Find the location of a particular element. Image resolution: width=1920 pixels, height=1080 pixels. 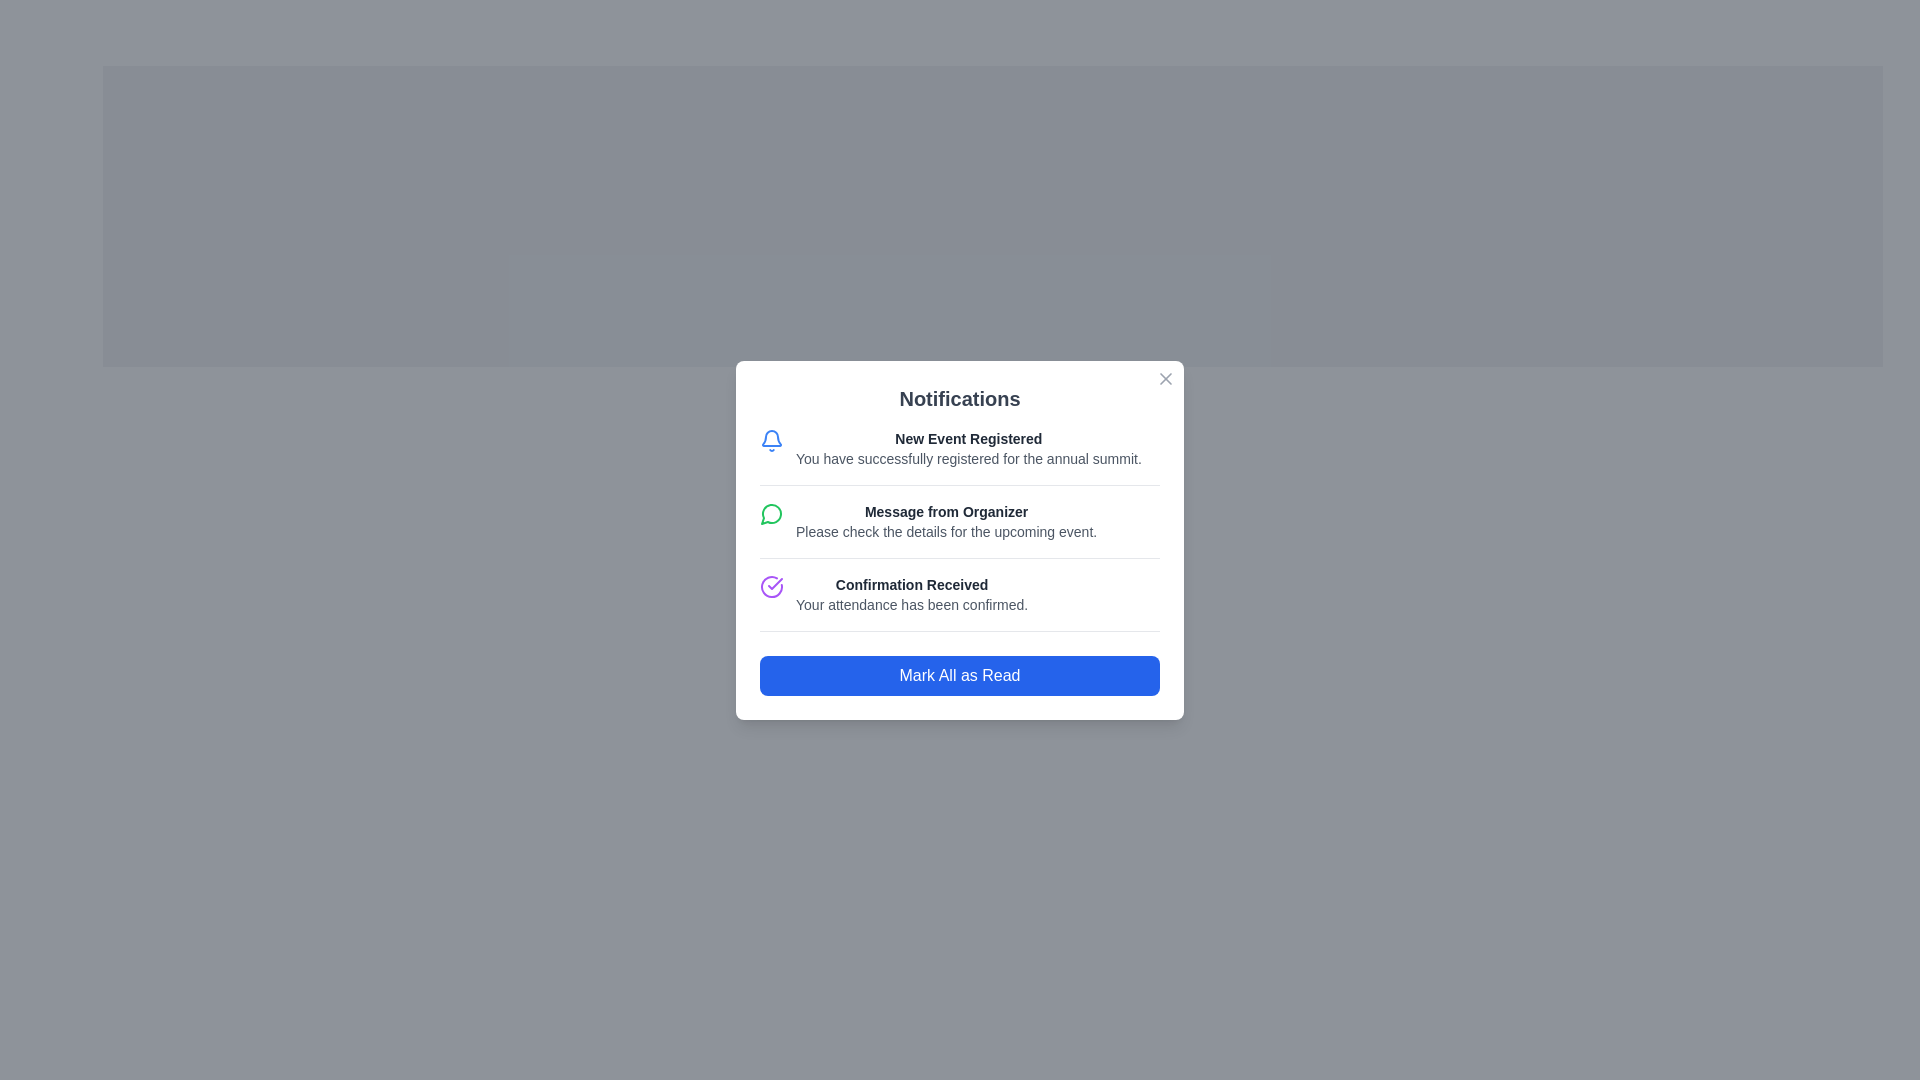

the static text label that reads 'You have successfully registered for the annual summit.' which is located below the title 'New Event Registered' in the notifications popup is located at coordinates (968, 458).